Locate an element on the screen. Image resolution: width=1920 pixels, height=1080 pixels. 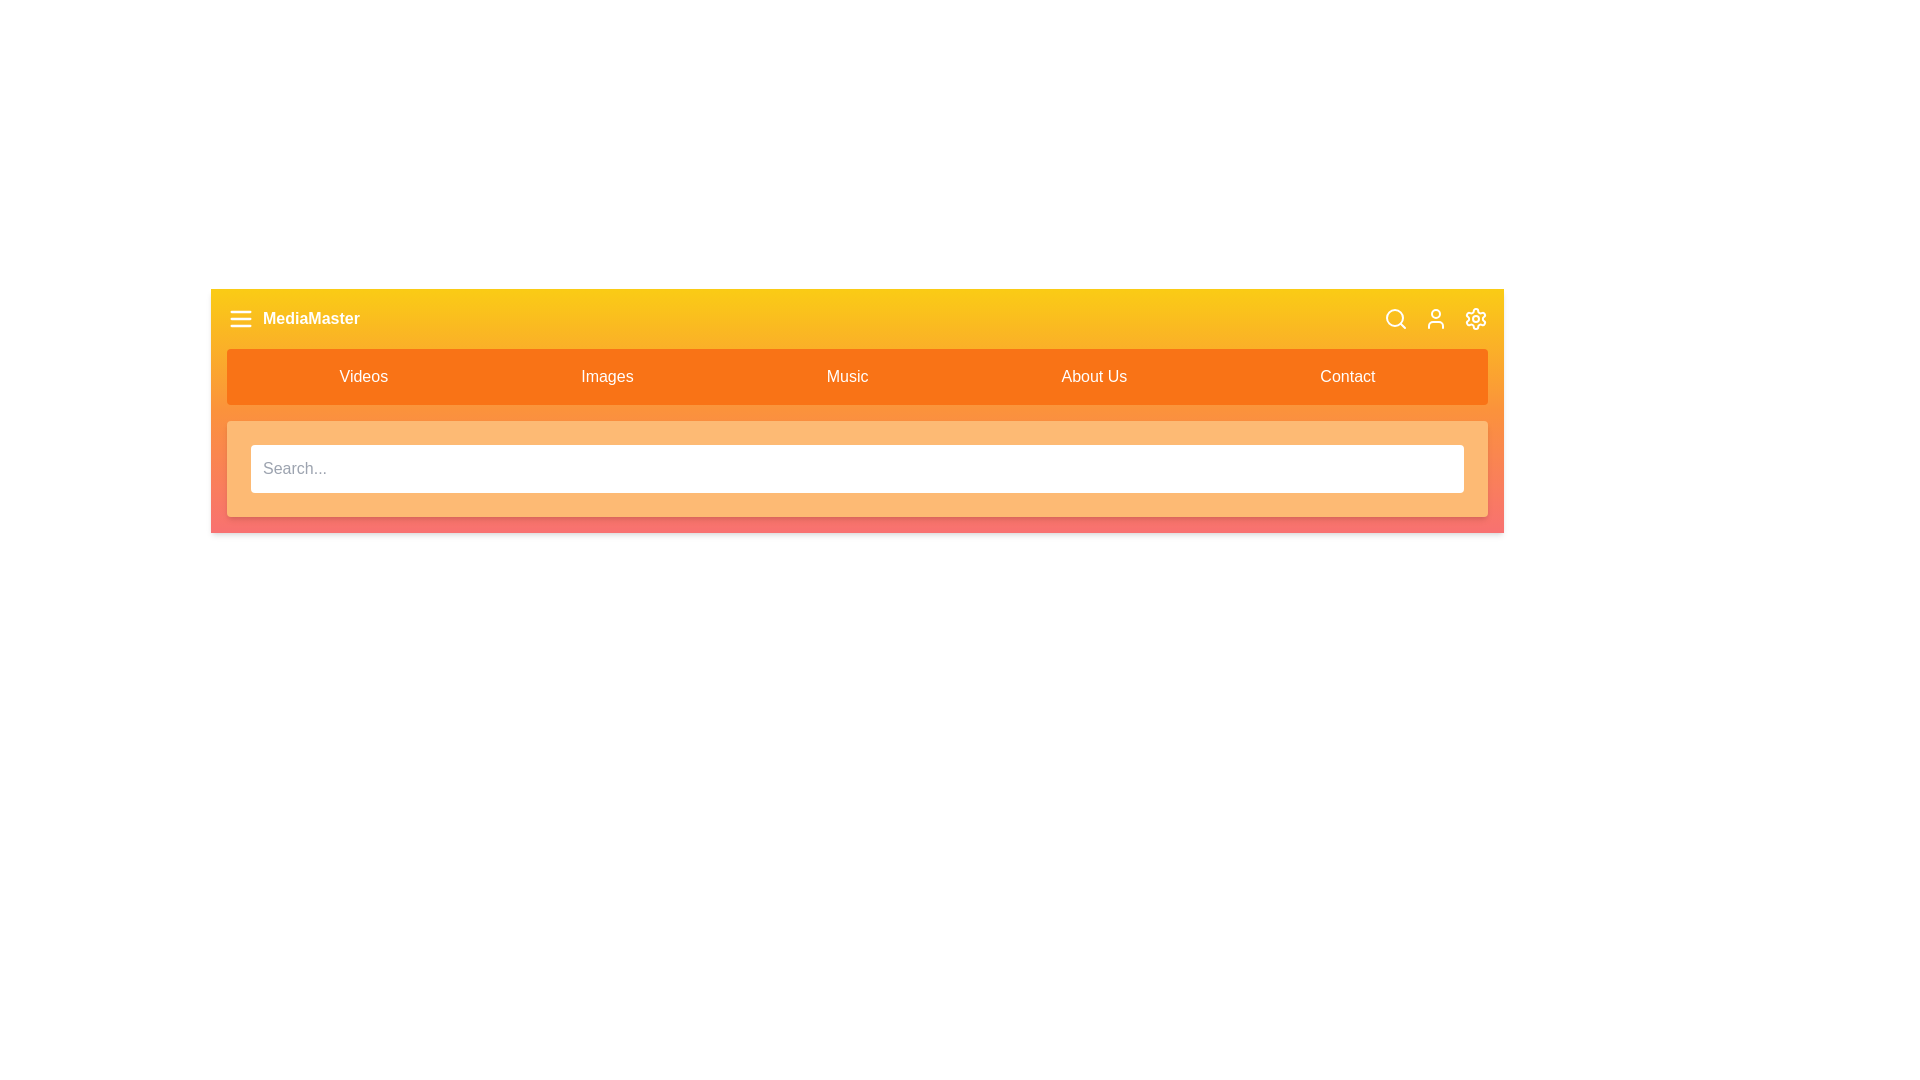
the search input field to focus it is located at coordinates (857, 469).